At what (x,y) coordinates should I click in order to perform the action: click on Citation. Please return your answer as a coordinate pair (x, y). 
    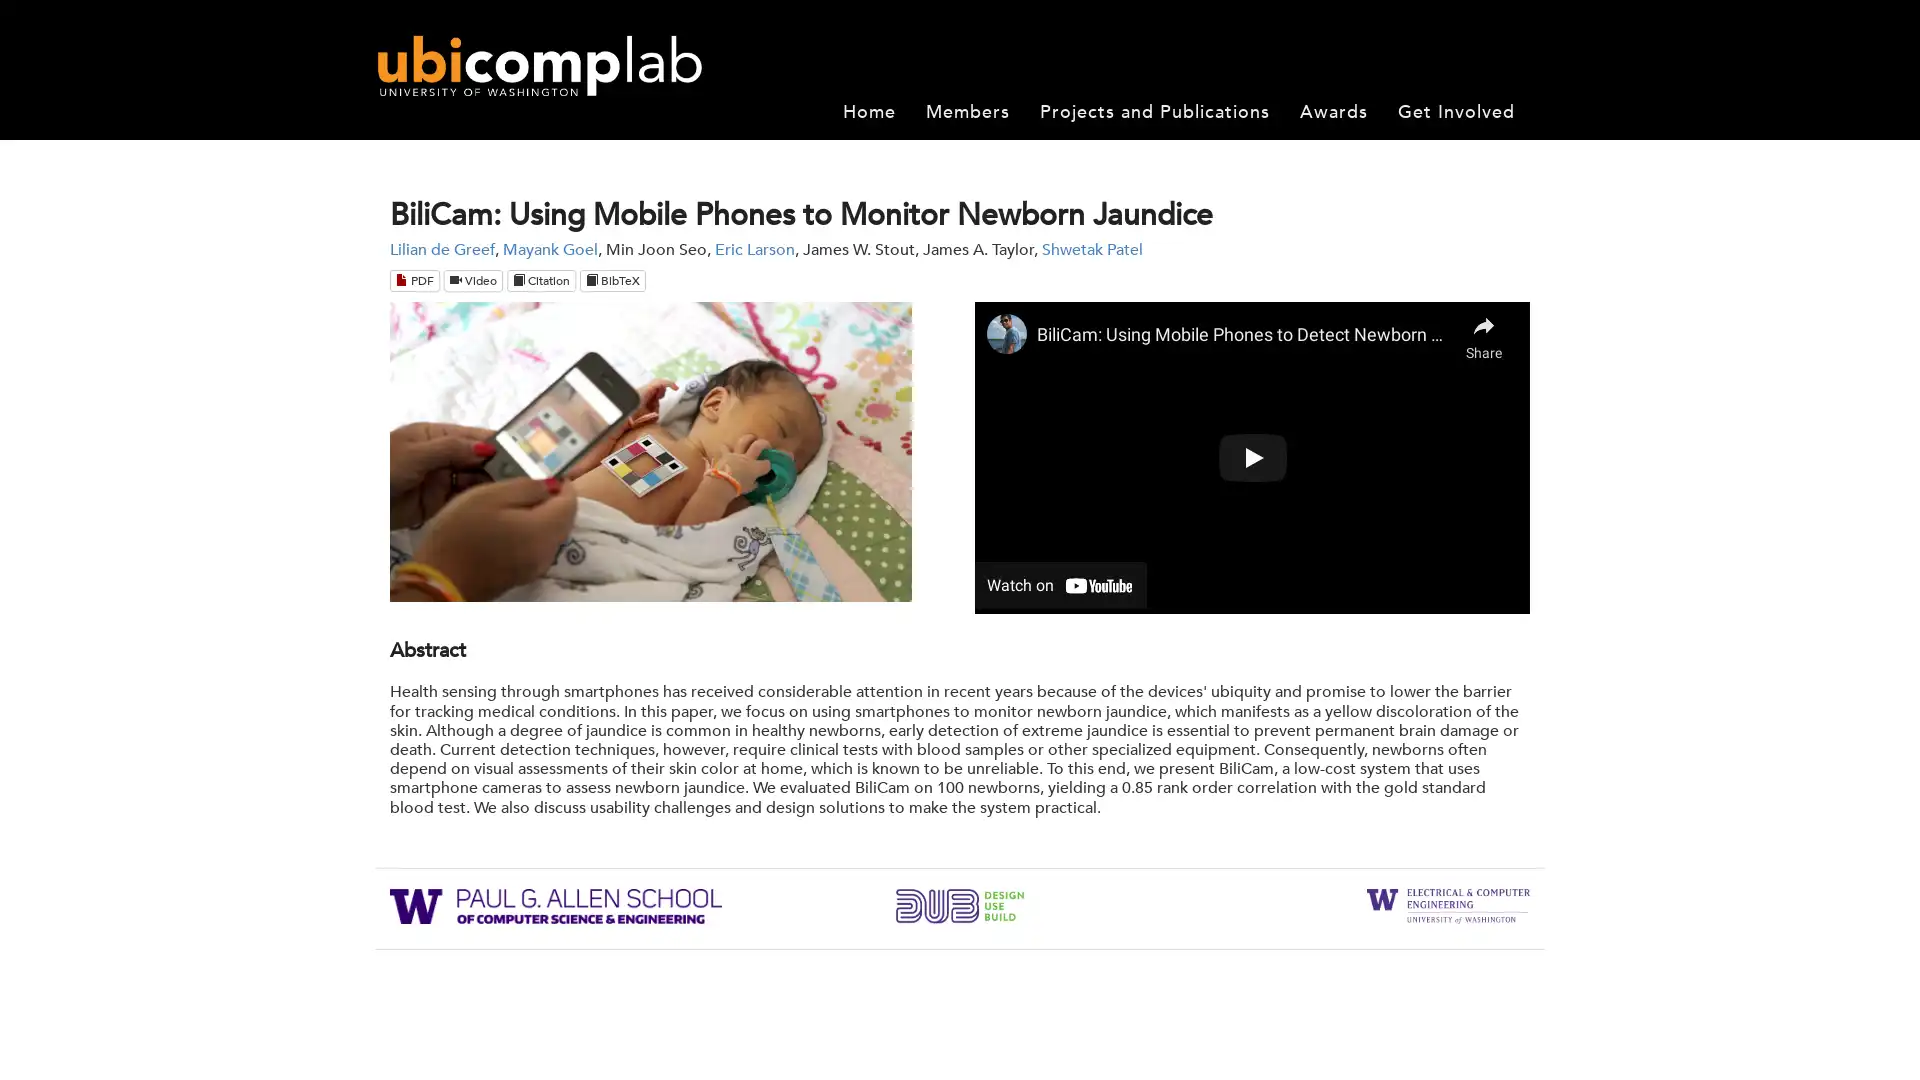
    Looking at the image, I should click on (541, 281).